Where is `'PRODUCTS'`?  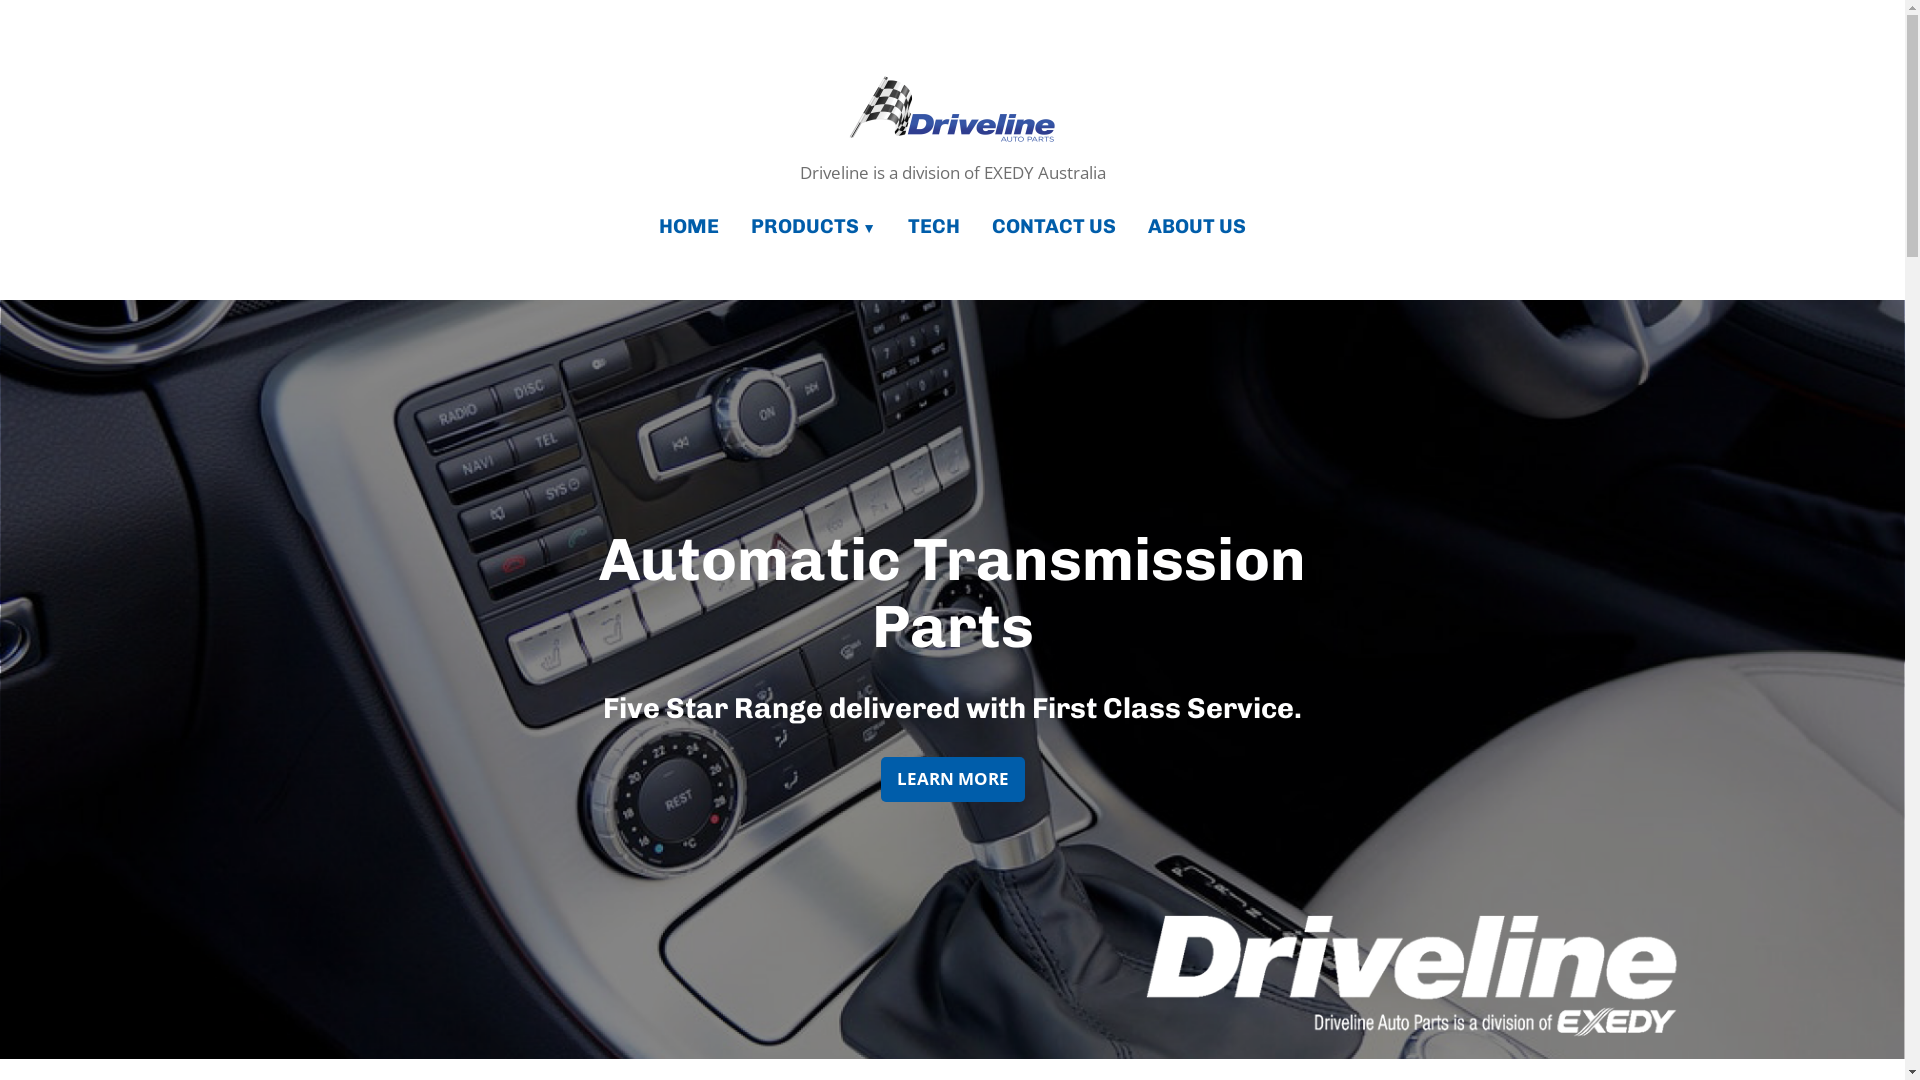 'PRODUCTS' is located at coordinates (813, 226).